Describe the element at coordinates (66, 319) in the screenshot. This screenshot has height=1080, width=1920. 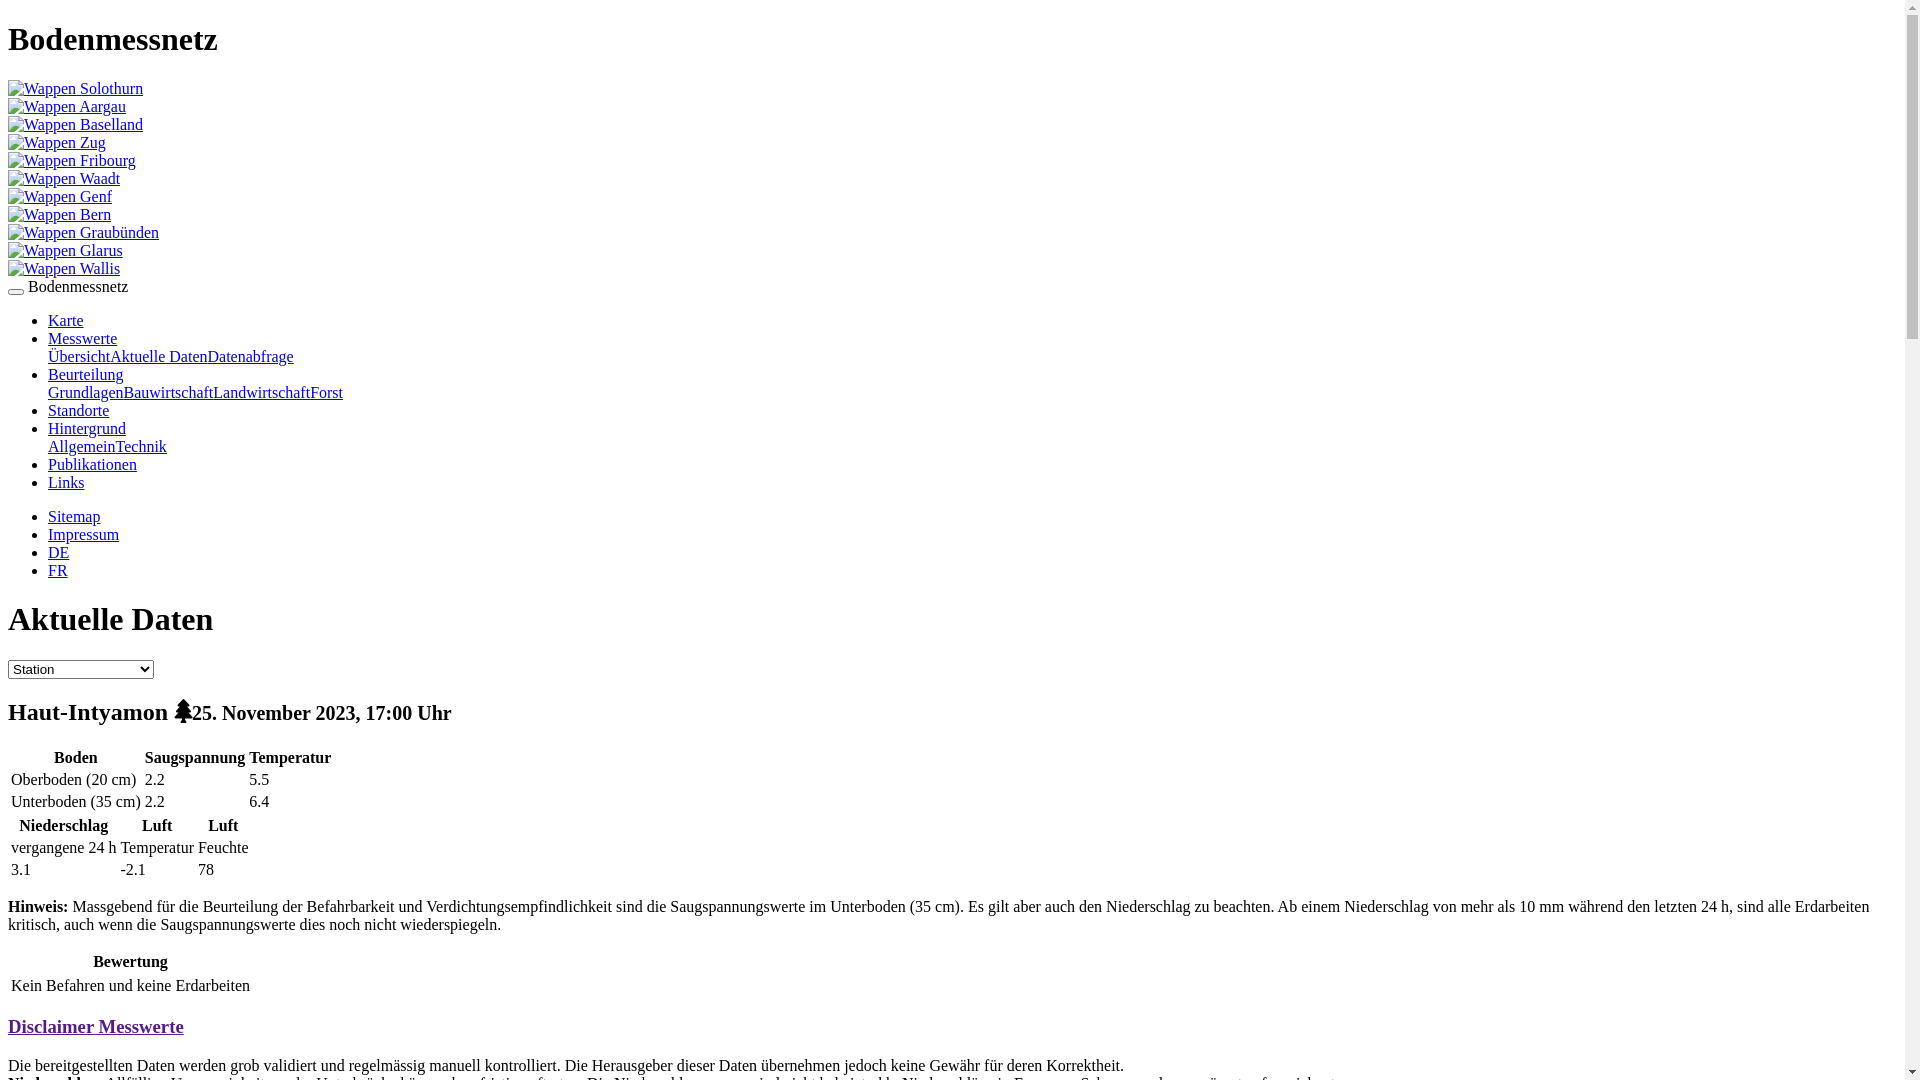
I see `'Karte'` at that location.